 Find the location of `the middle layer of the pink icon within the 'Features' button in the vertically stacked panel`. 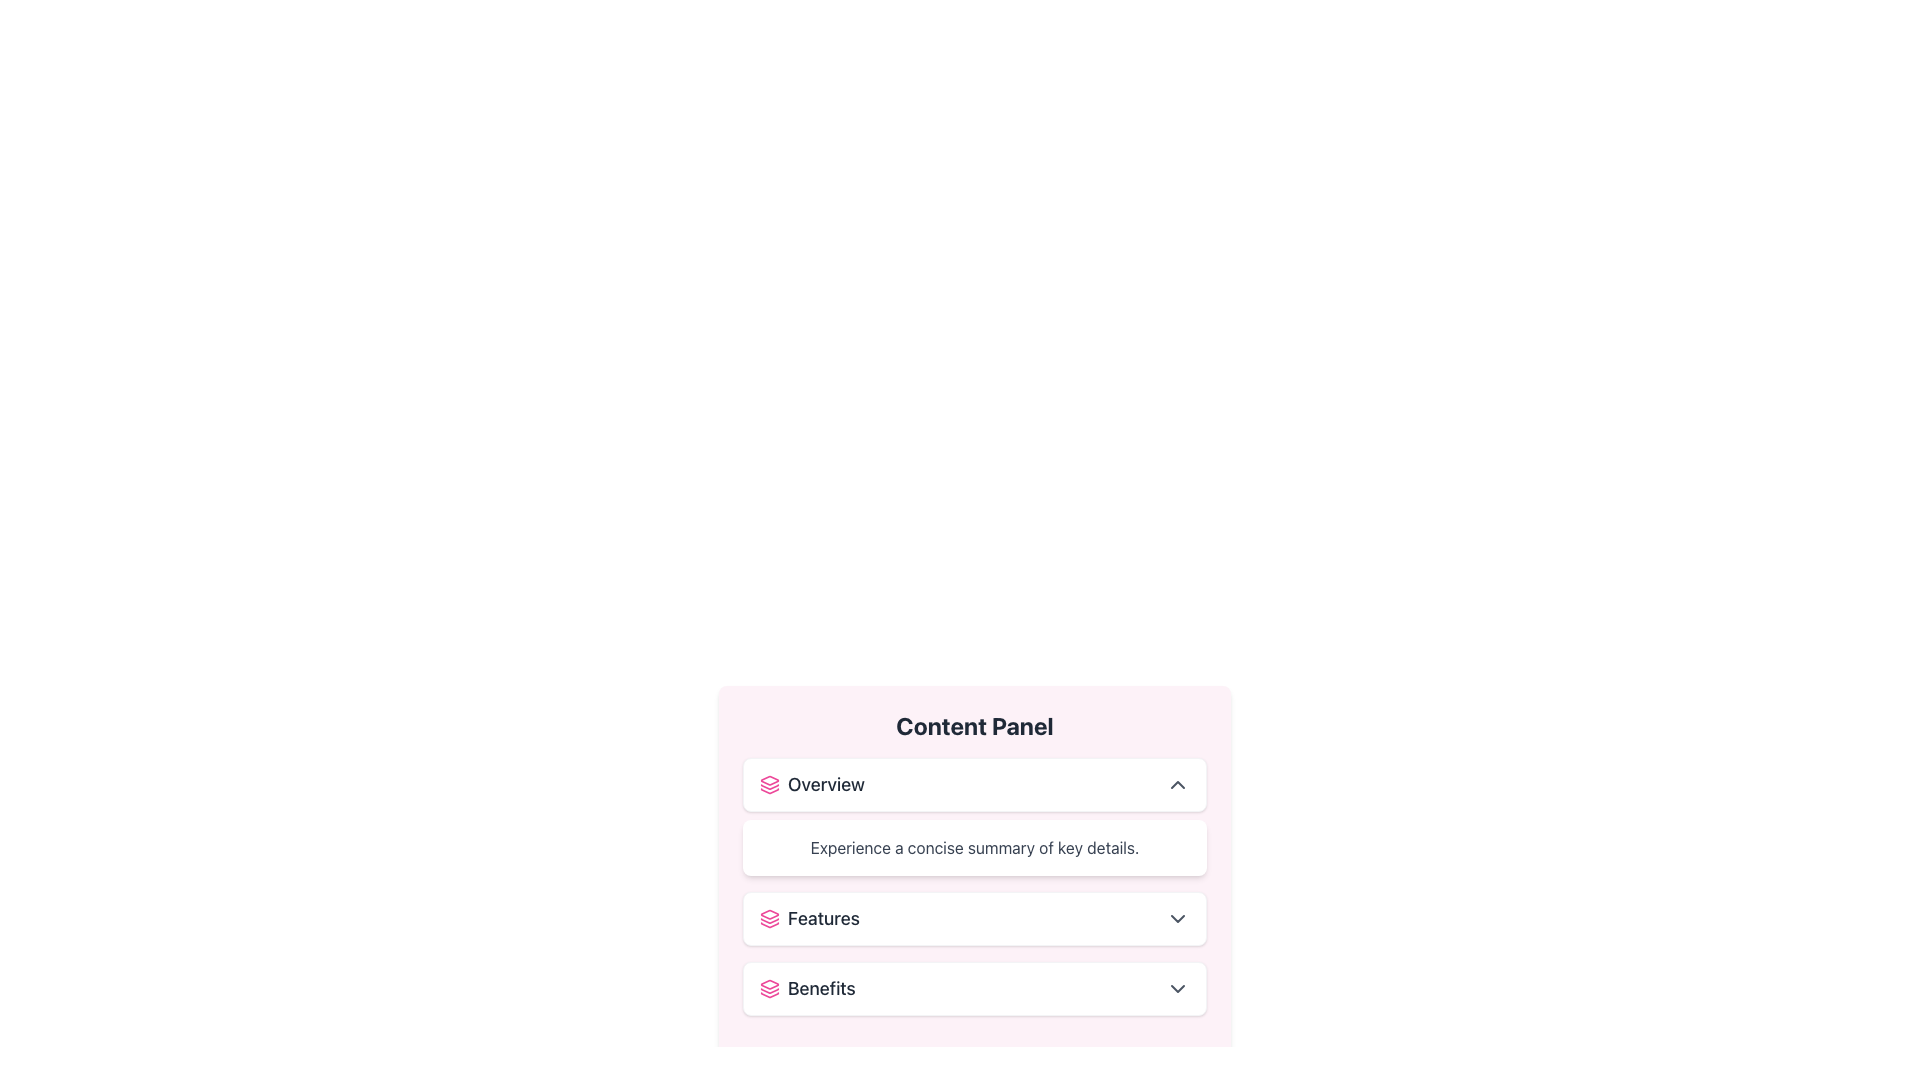

the middle layer of the pink icon within the 'Features' button in the vertically stacked panel is located at coordinates (768, 921).